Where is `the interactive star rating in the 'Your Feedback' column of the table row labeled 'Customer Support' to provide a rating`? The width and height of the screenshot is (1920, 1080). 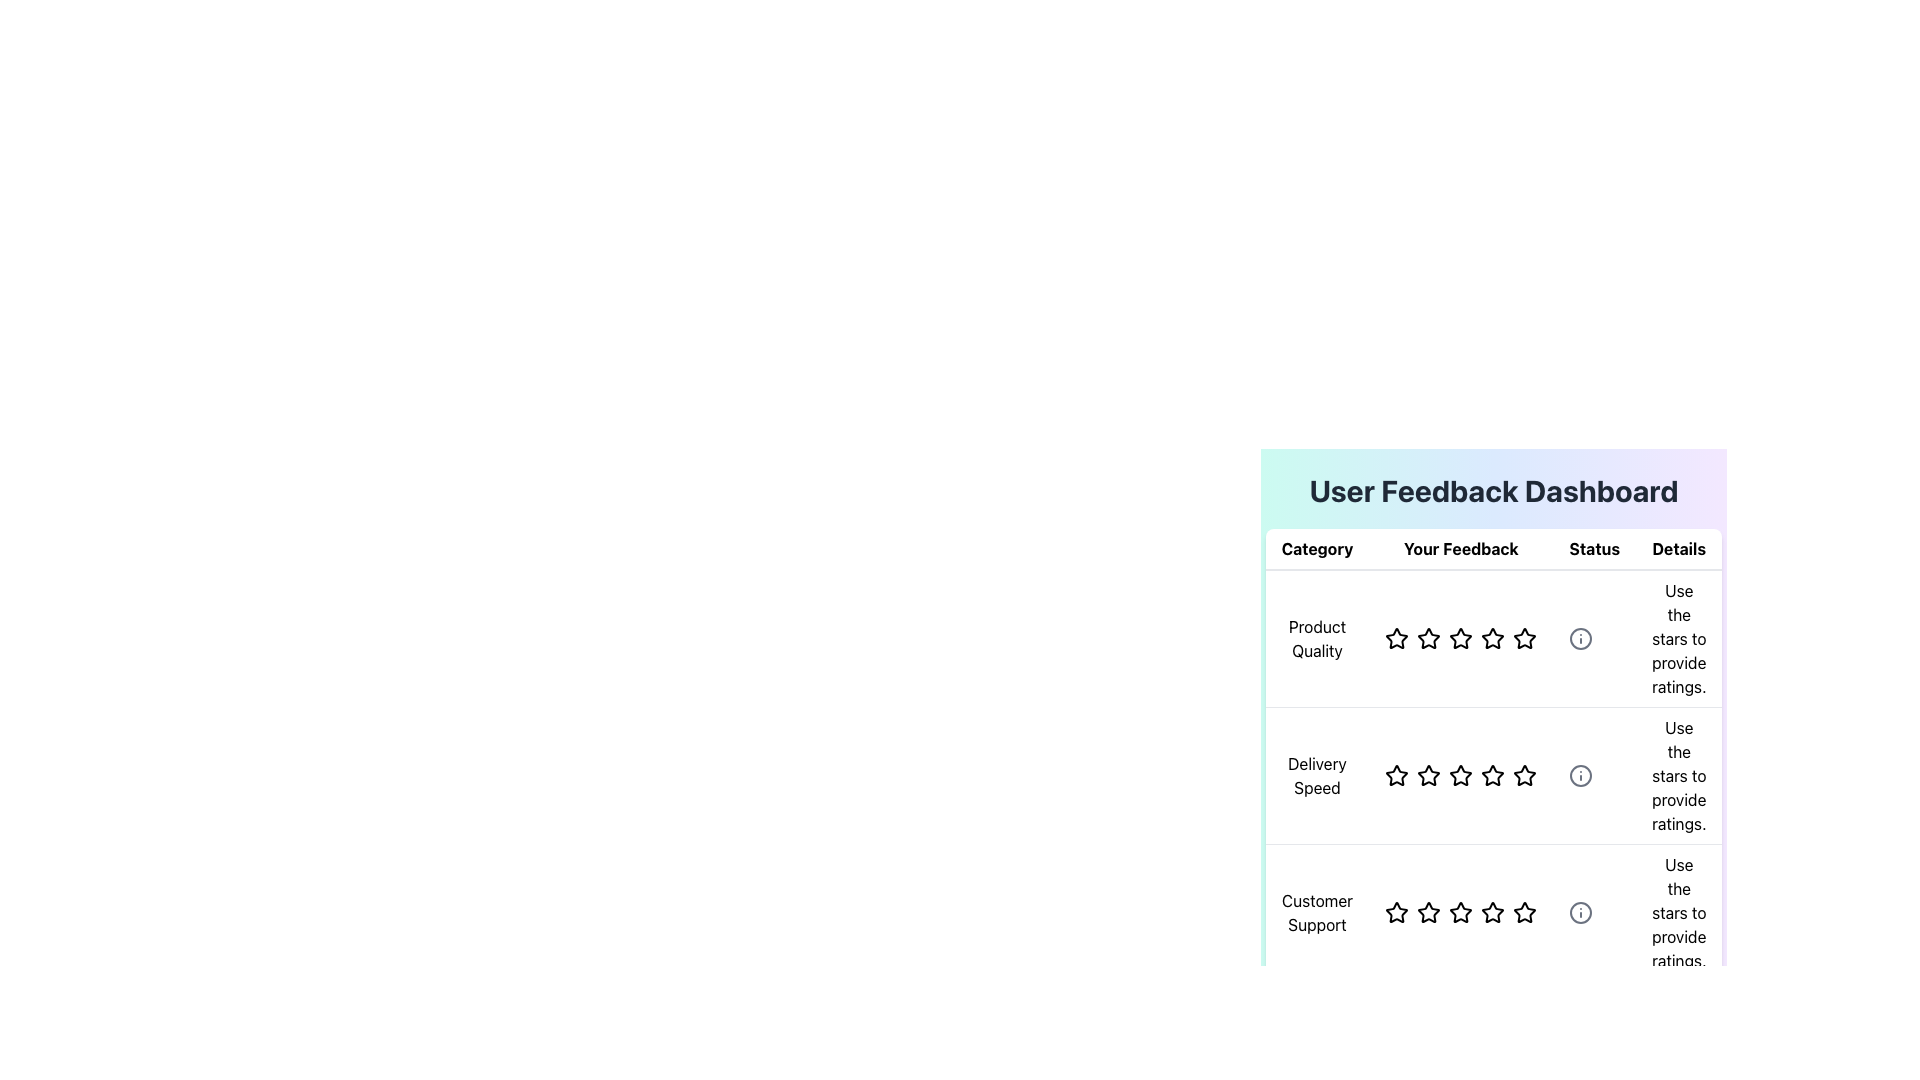
the interactive star rating in the 'Your Feedback' column of the table row labeled 'Customer Support' to provide a rating is located at coordinates (1493, 913).